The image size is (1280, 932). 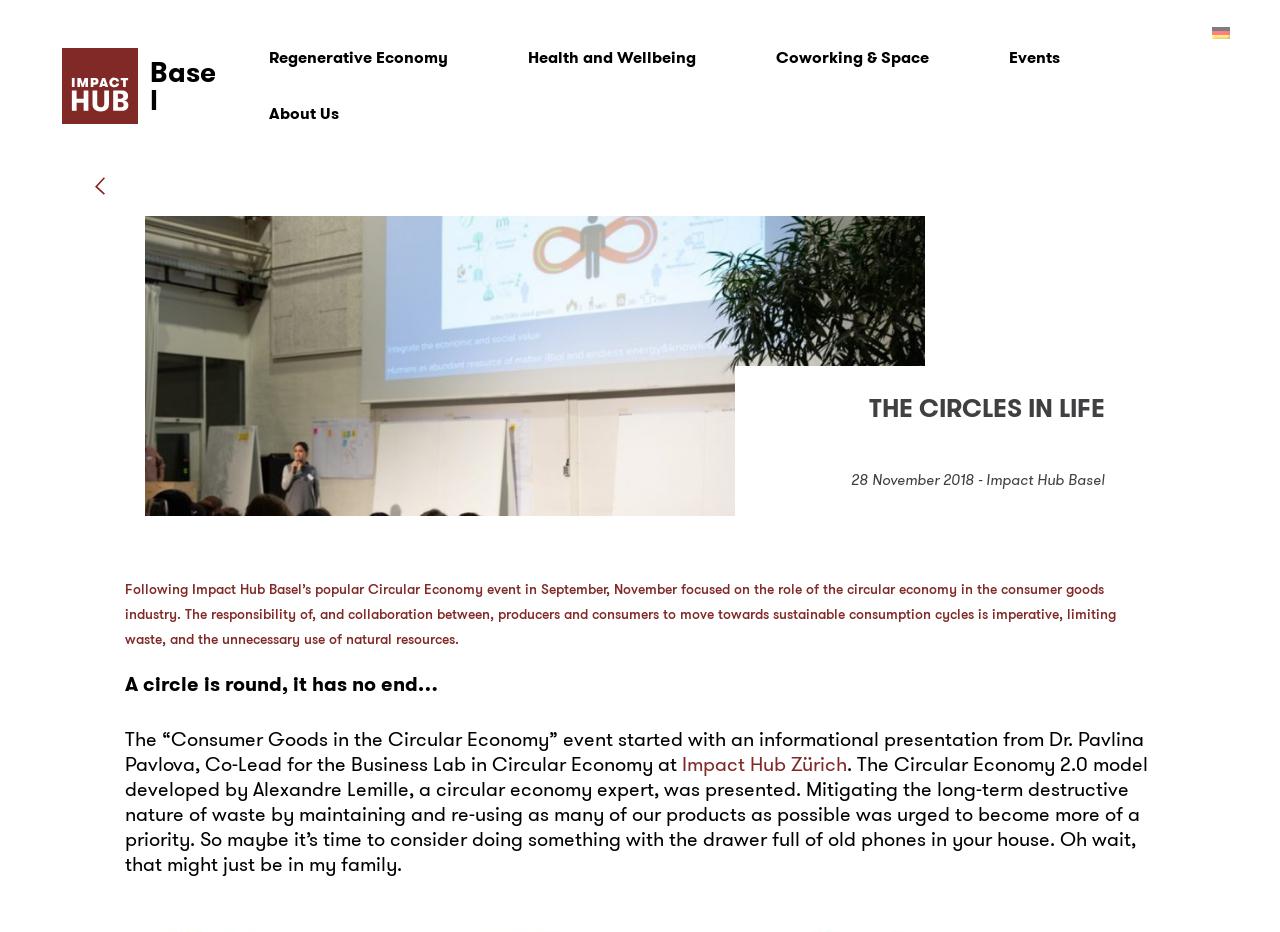 I want to click on 'About Us', so click(x=301, y=113).